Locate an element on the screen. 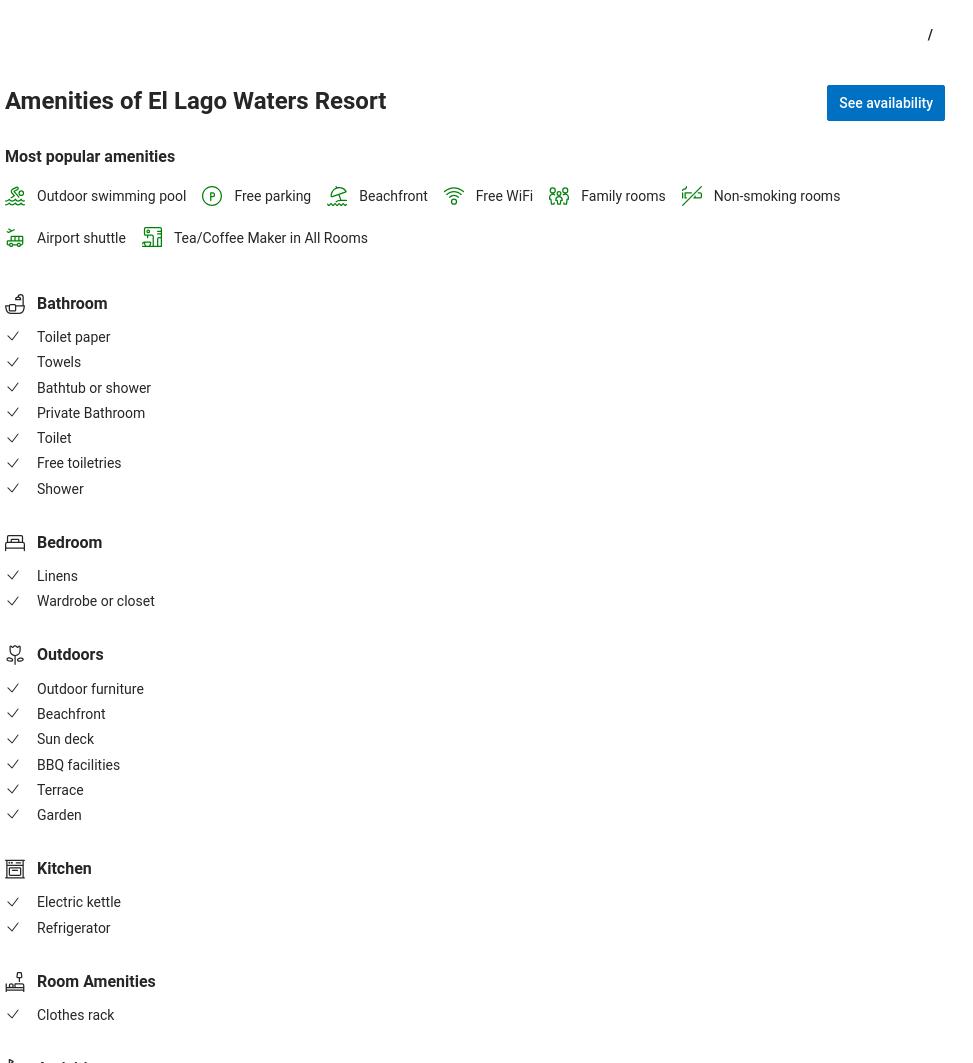 The image size is (973, 1063). 'Private Bathroom' is located at coordinates (89, 412).